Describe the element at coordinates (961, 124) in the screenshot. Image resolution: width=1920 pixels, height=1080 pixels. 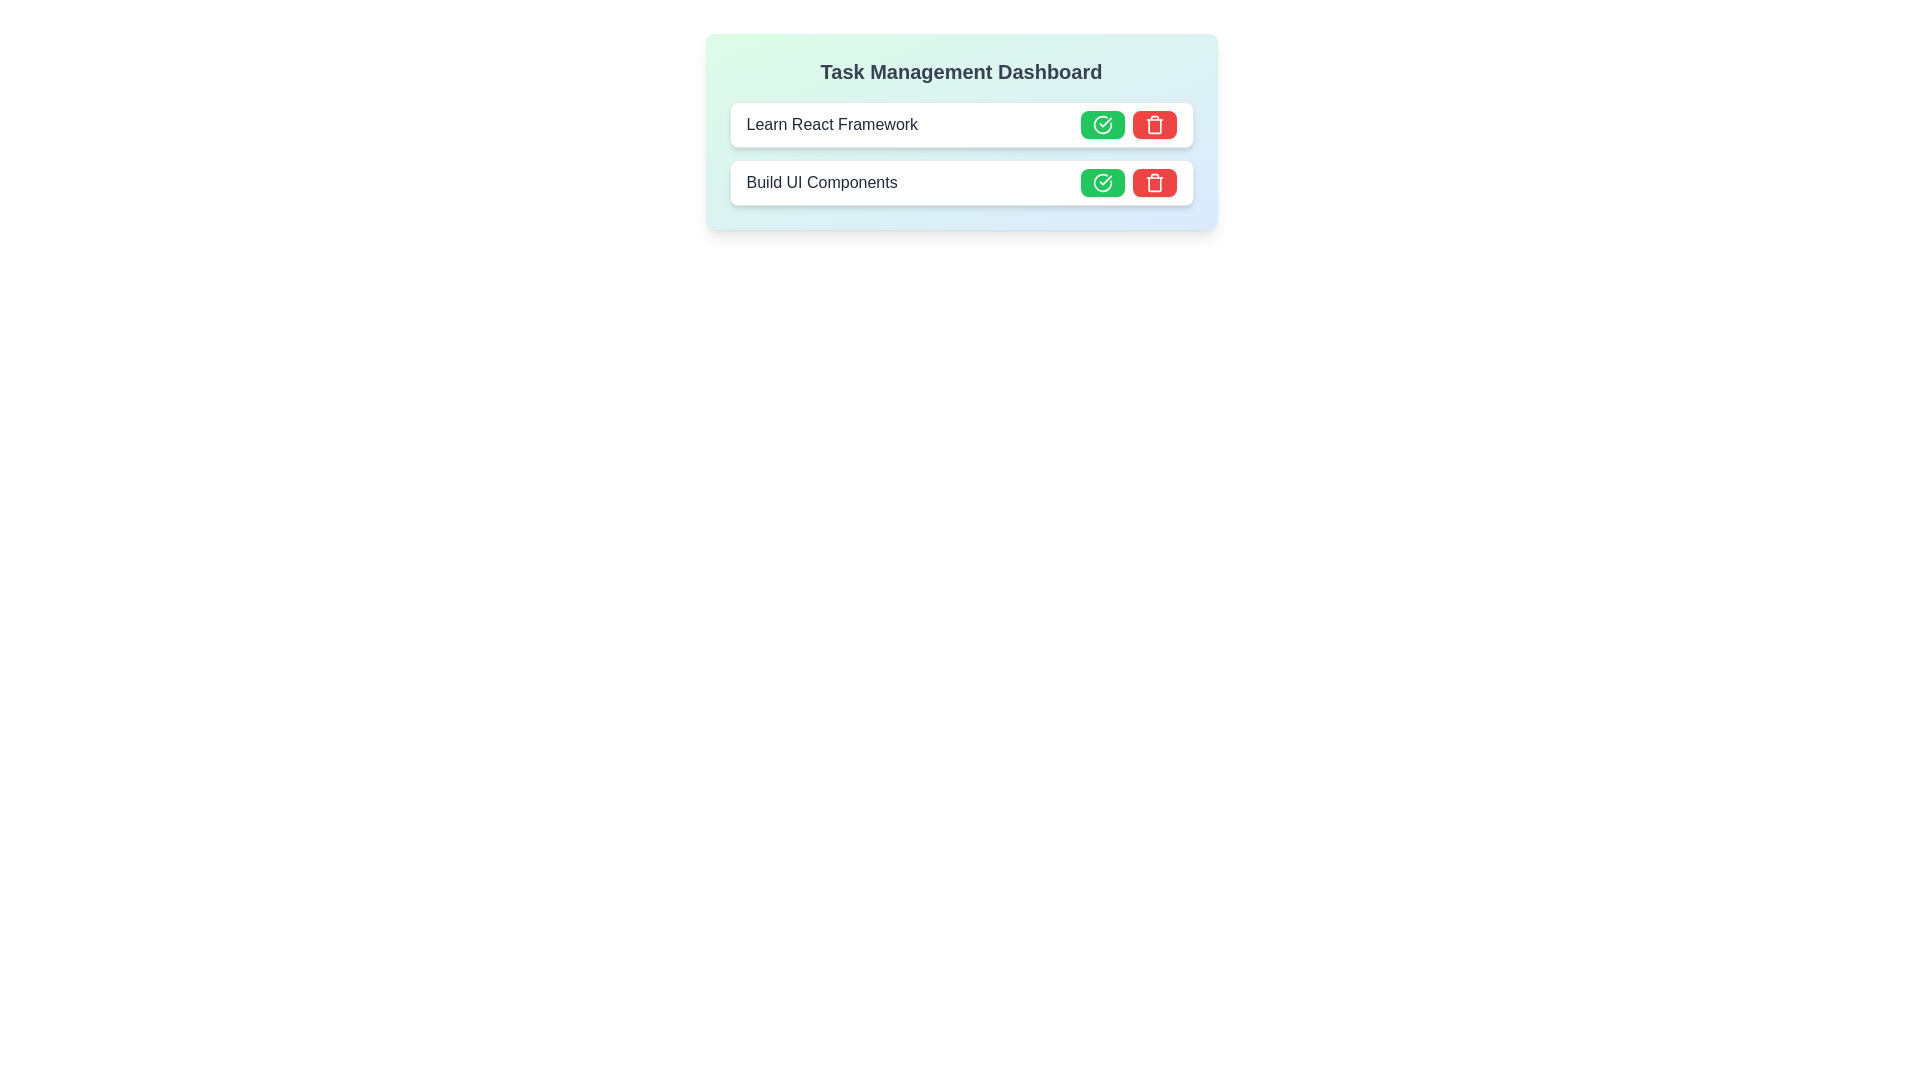
I see `the topmost task item in the task management interface` at that location.